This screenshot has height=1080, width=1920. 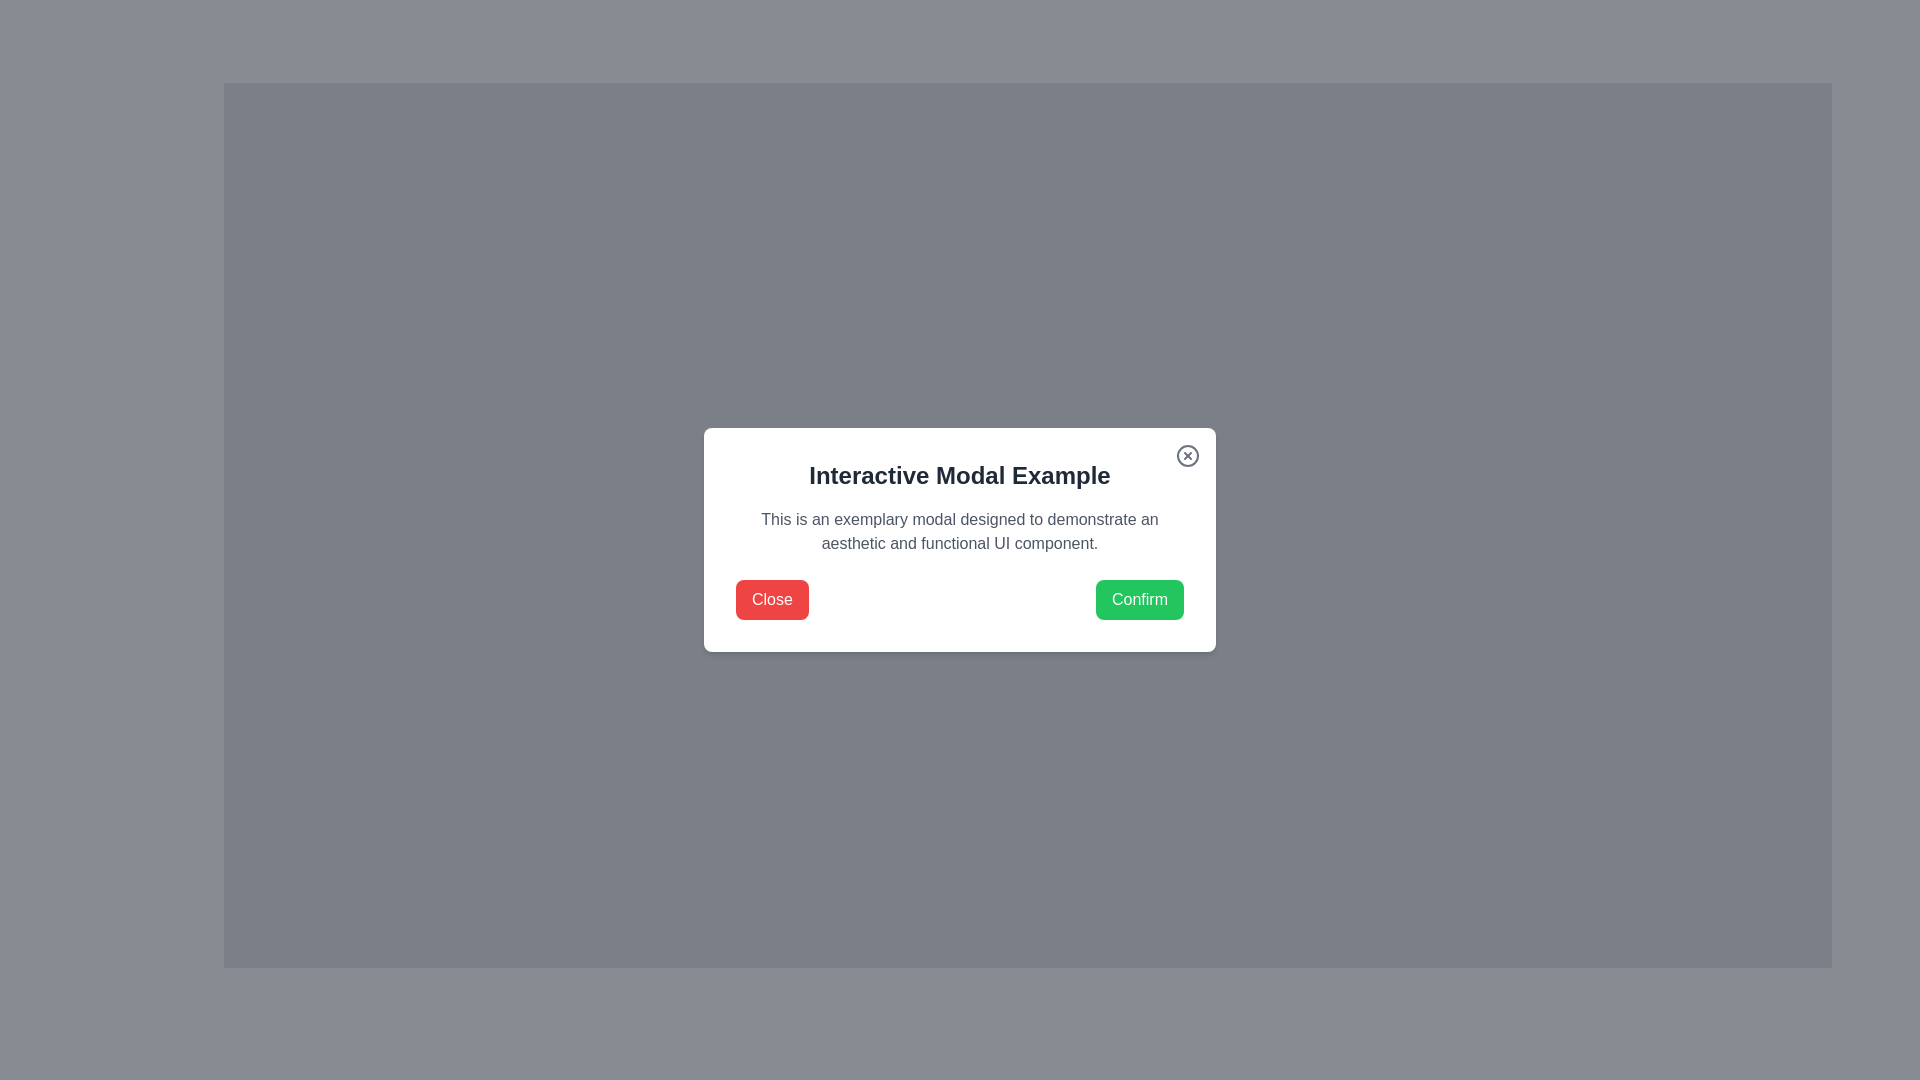 What do you see at coordinates (1139, 599) in the screenshot?
I see `the 'Confirm' button with rounded corners, green background, and white text located in the bottom-right corner of the modal box for keyboard interaction` at bounding box center [1139, 599].